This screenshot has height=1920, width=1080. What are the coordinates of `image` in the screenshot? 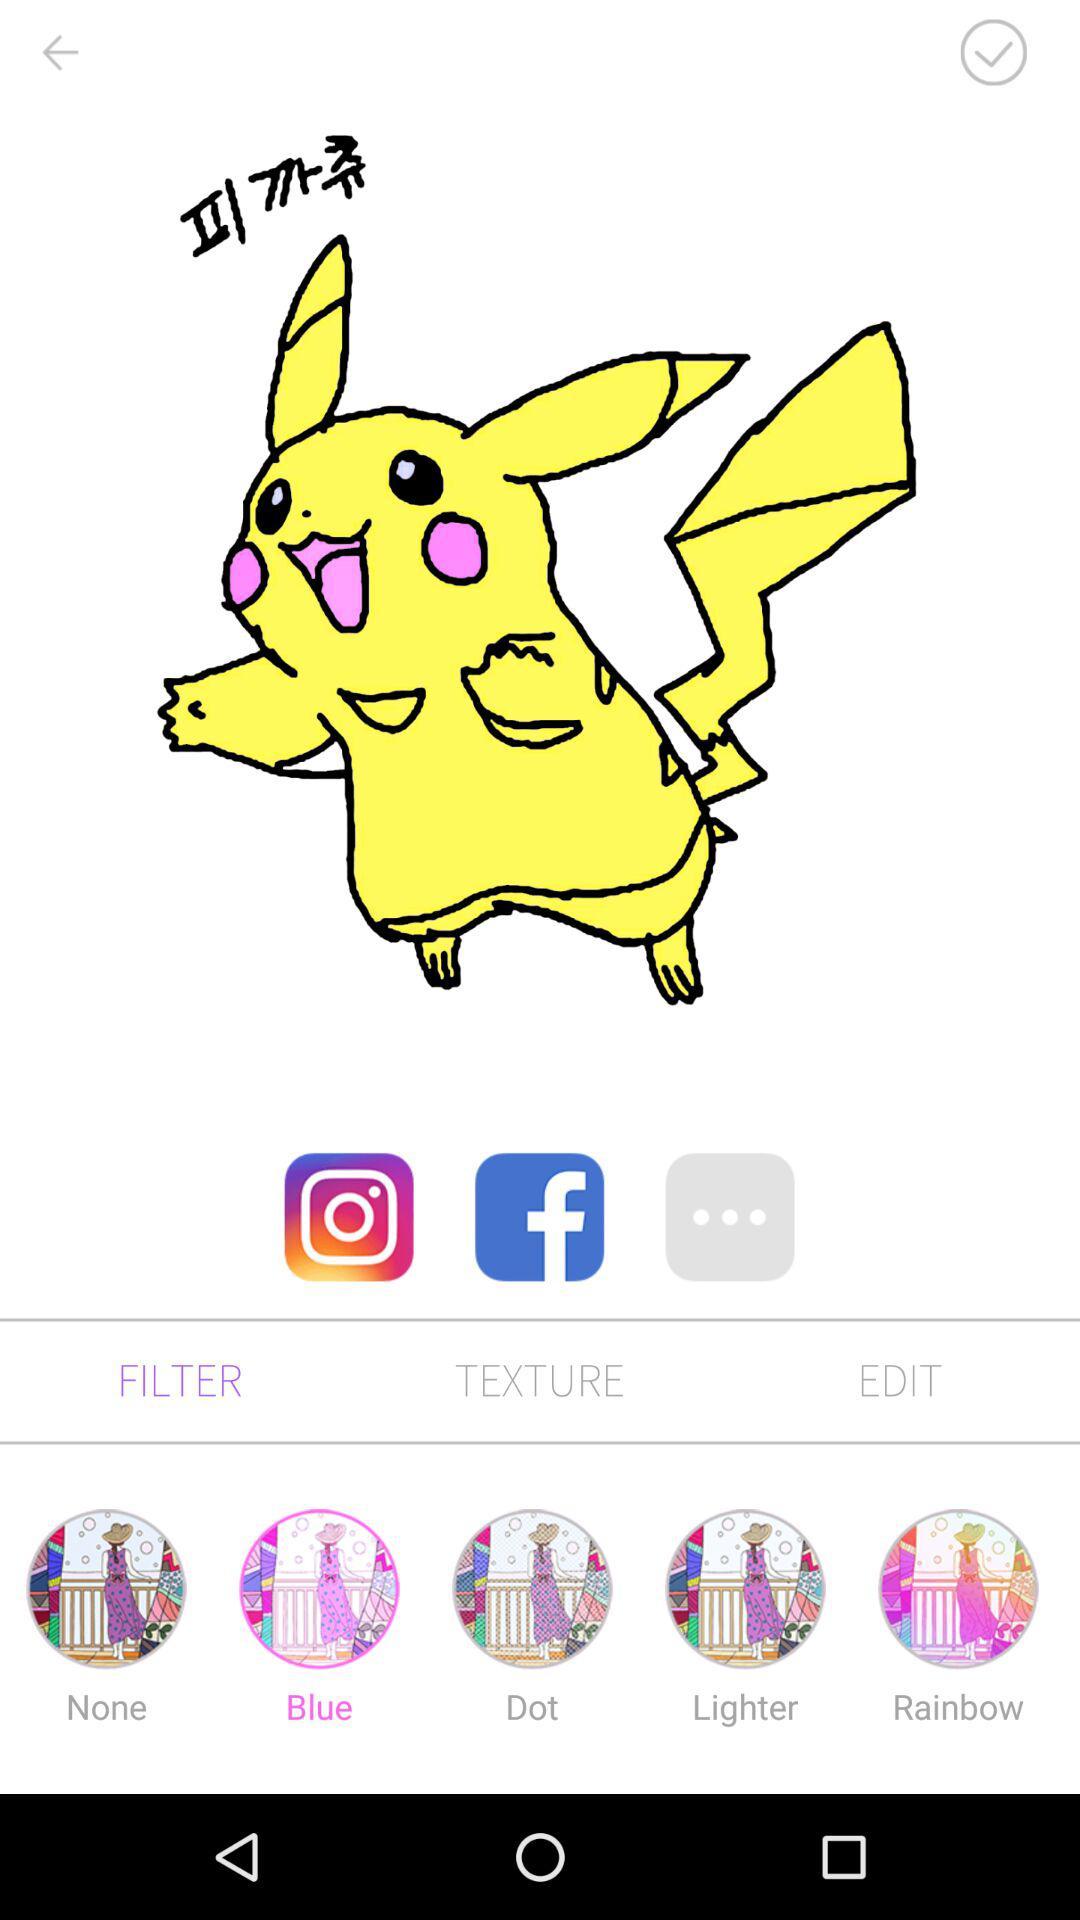 It's located at (993, 52).